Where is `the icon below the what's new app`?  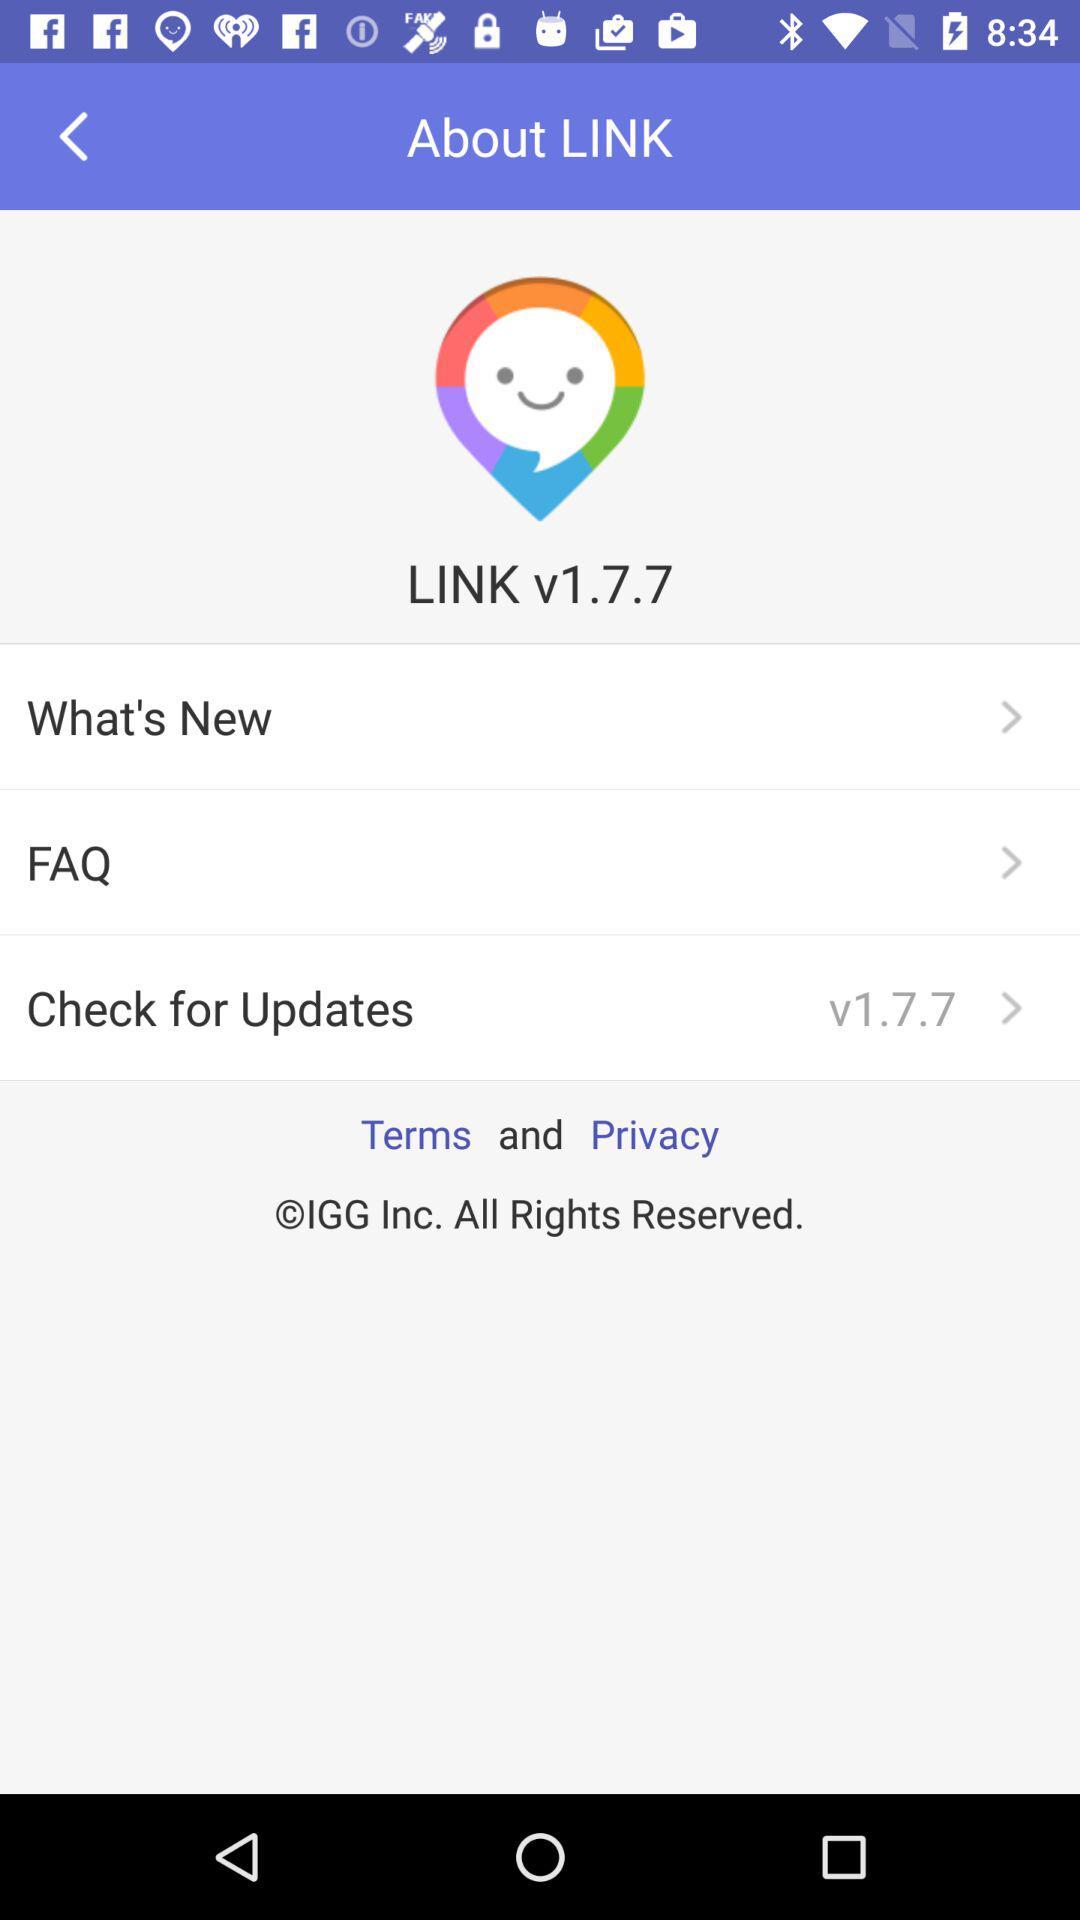 the icon below the what's new app is located at coordinates (540, 862).